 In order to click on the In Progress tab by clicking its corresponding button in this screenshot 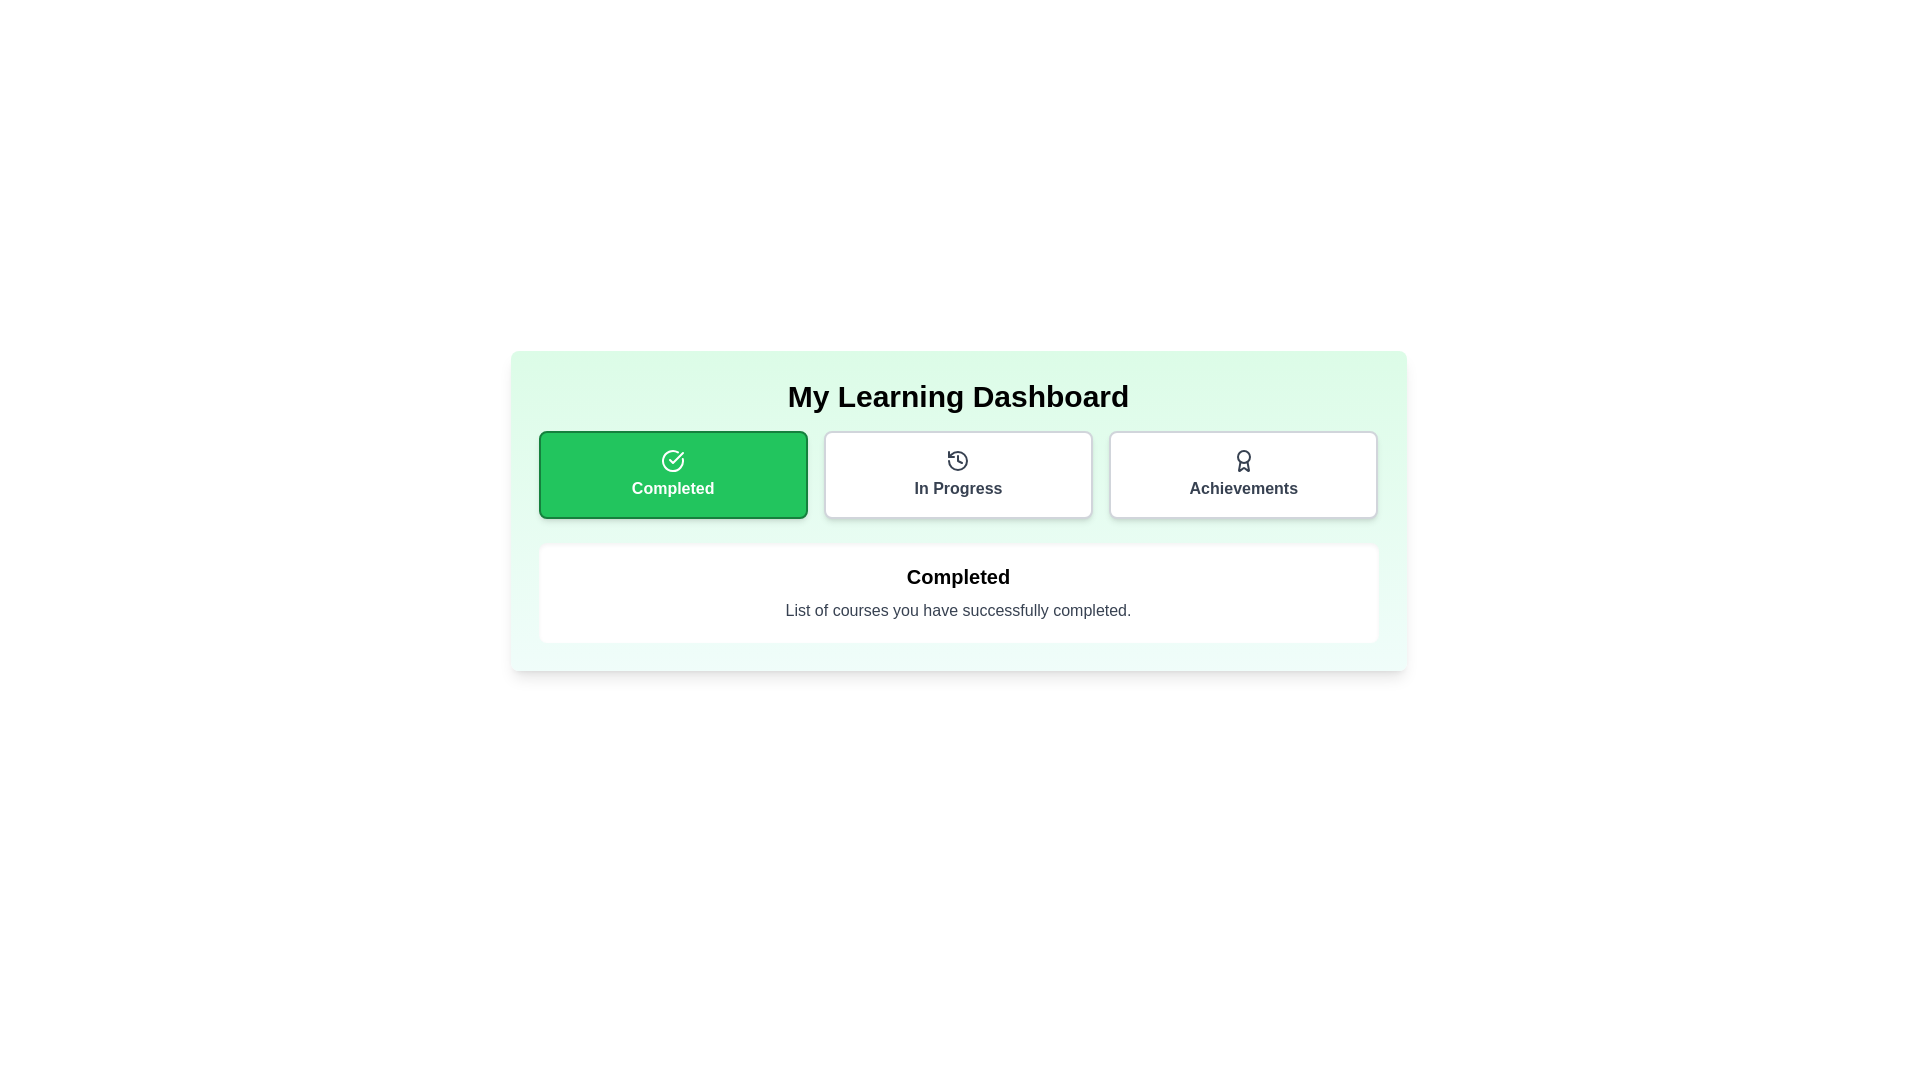, I will do `click(957, 474)`.